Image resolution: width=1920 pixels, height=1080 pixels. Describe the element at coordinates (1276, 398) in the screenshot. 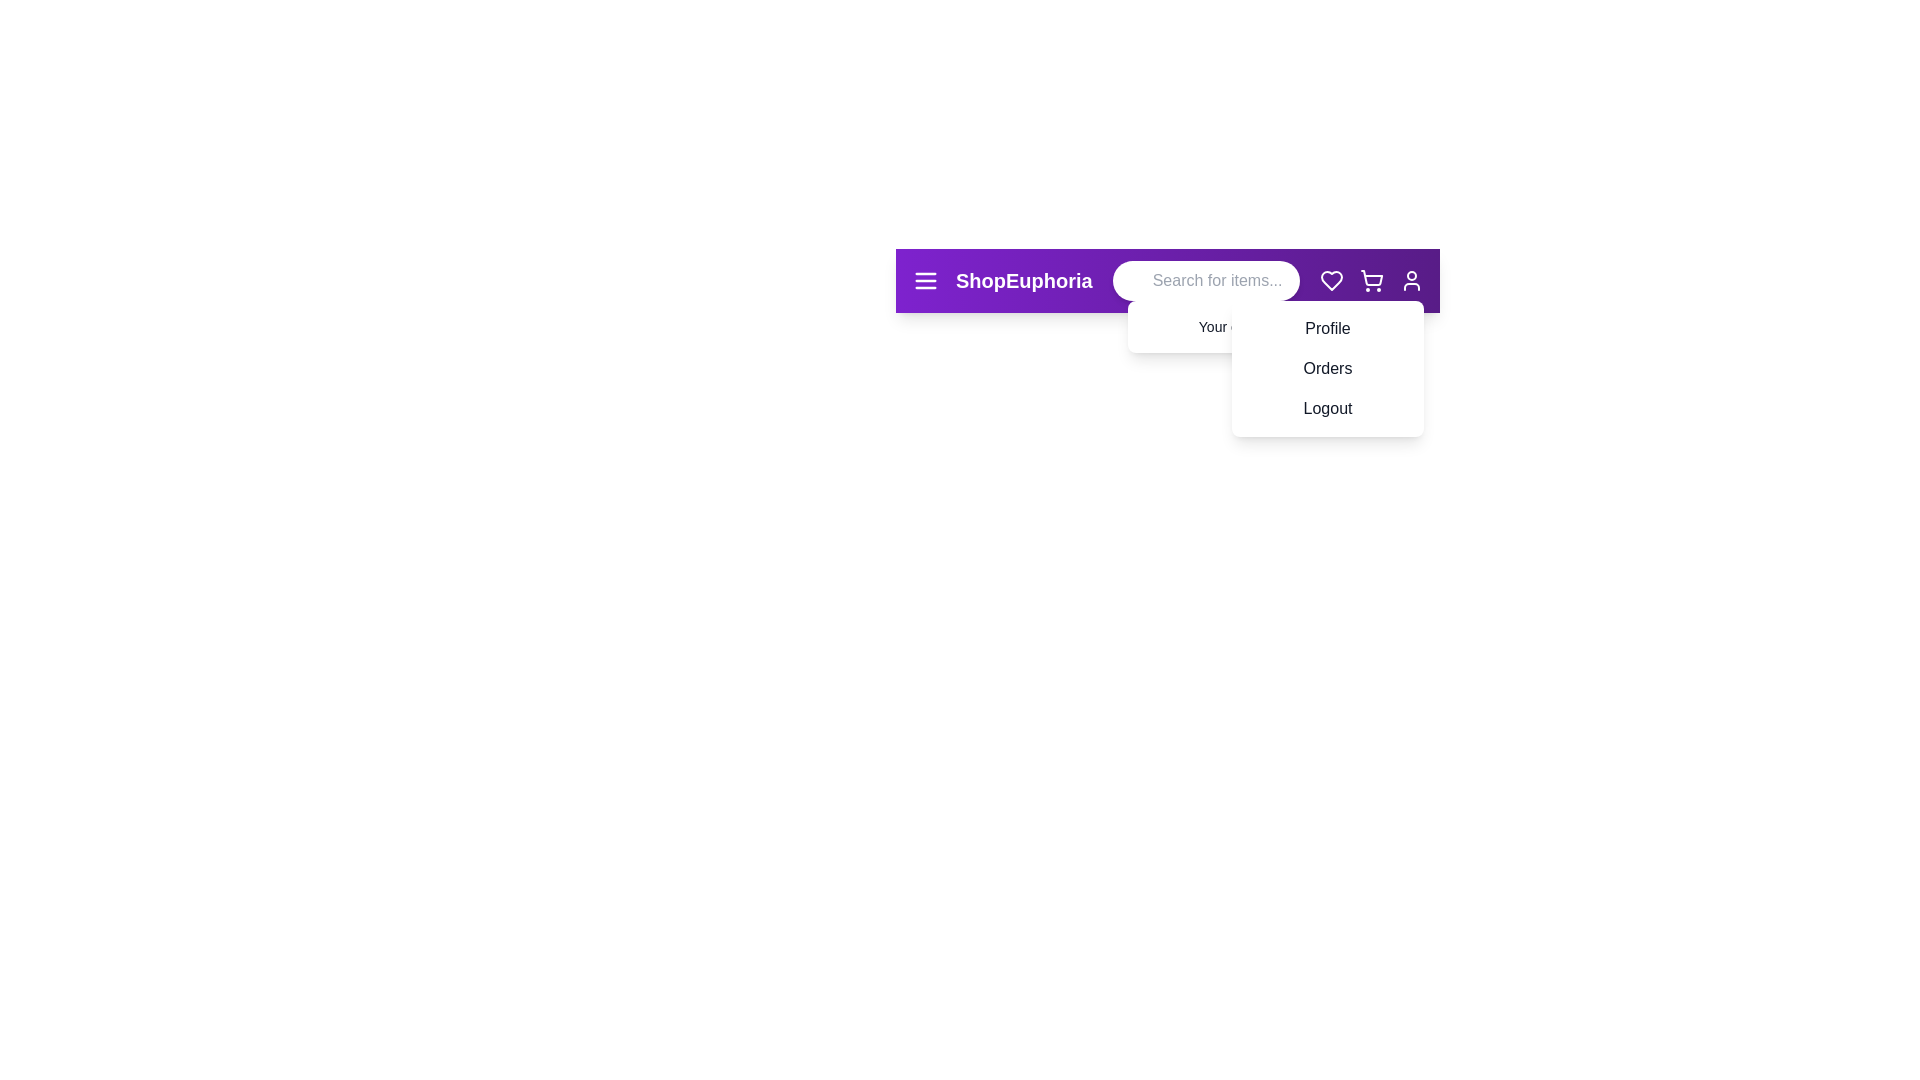

I see `the Logout from the user menu` at that location.